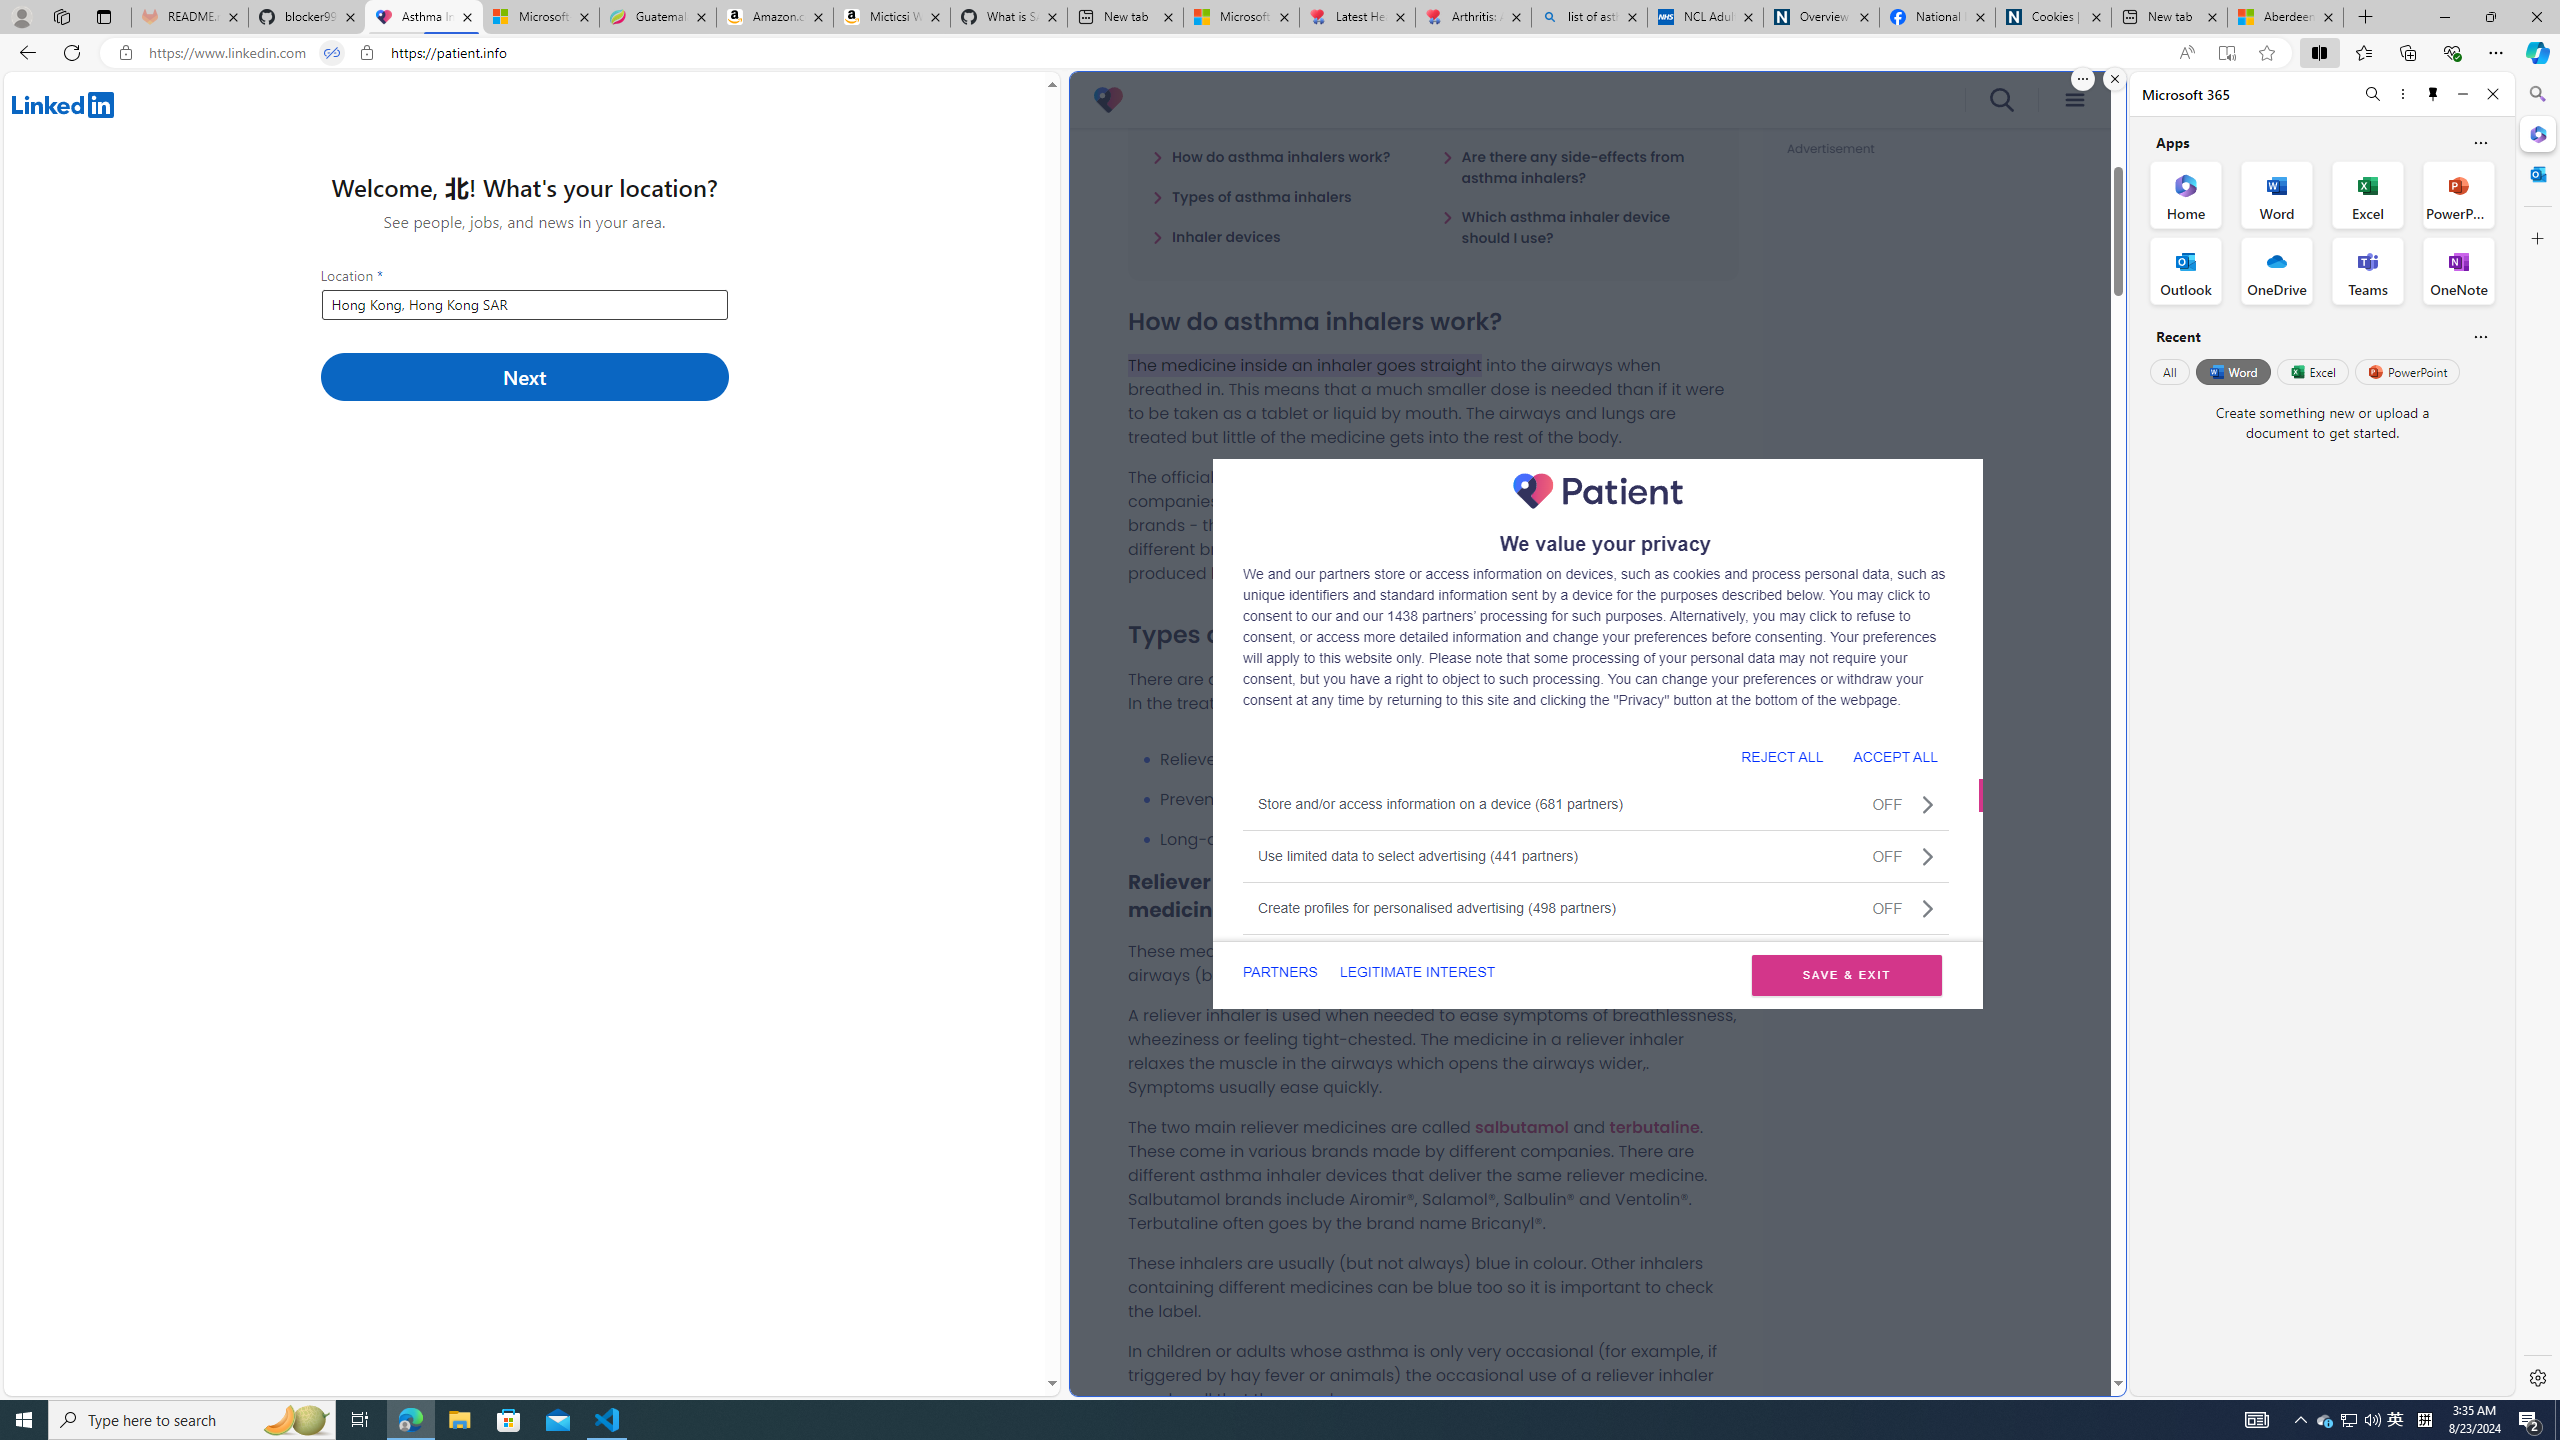 This screenshot has height=1440, width=2560. What do you see at coordinates (2168, 16) in the screenshot?
I see `'New tab'` at bounding box center [2168, 16].